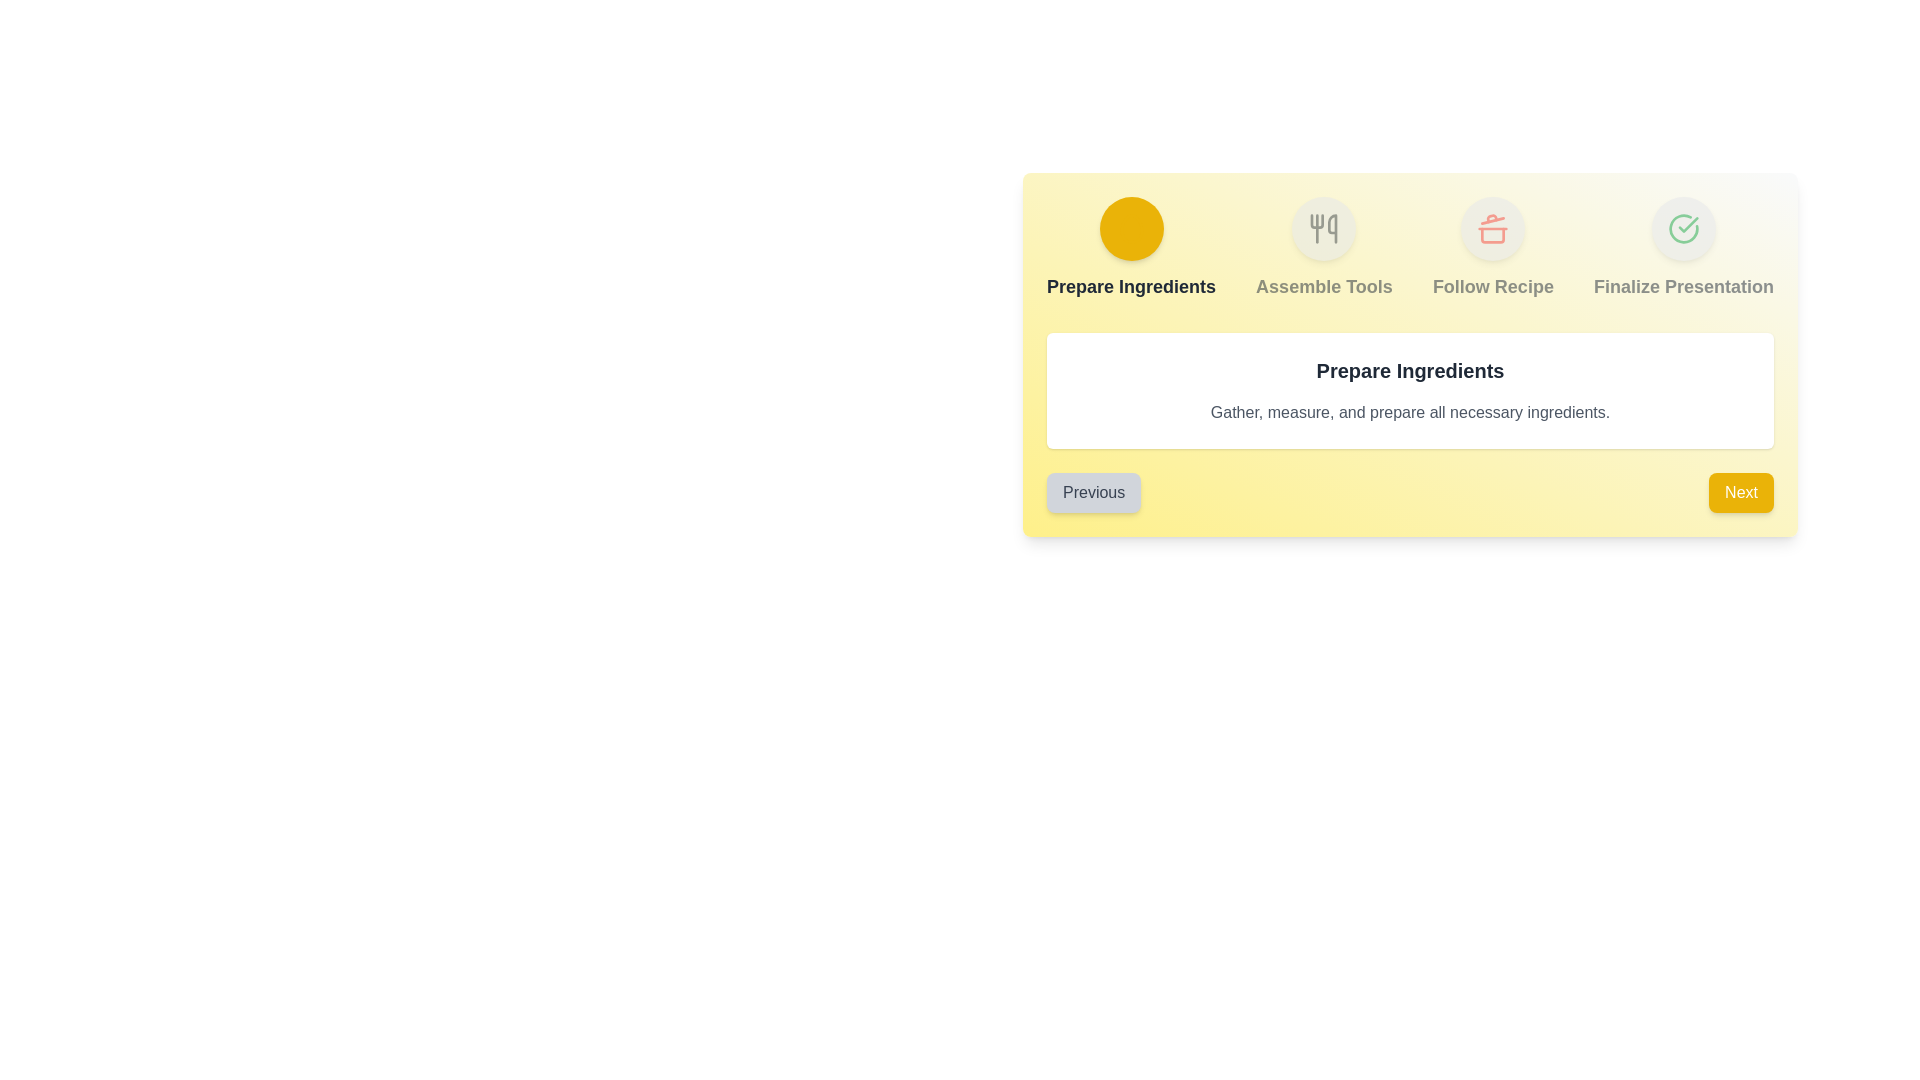 This screenshot has width=1920, height=1080. What do you see at coordinates (1493, 286) in the screenshot?
I see `text label indicating the step 'Follow Recipe', which is positioned under the cooking pot icon in the multi-step guide interface` at bounding box center [1493, 286].